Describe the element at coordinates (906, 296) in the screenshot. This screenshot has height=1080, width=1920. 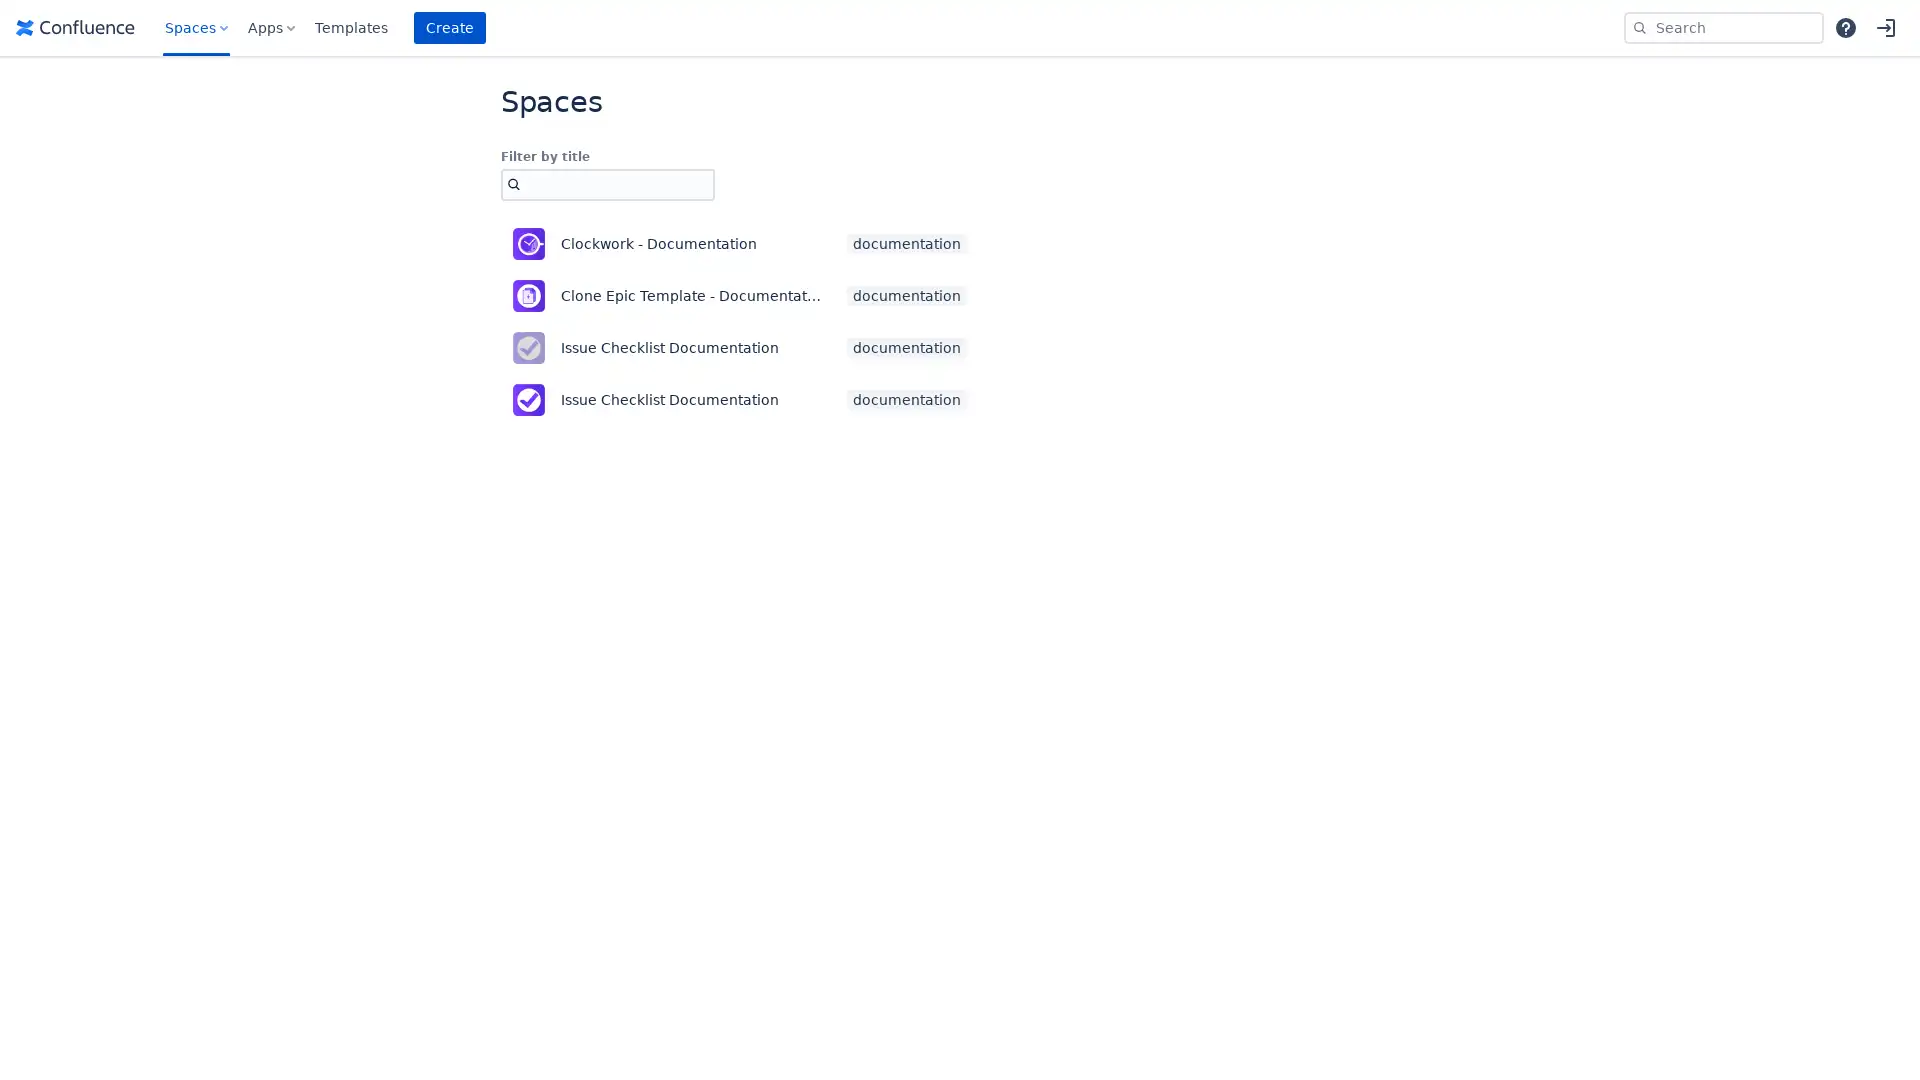
I see `documentation` at that location.